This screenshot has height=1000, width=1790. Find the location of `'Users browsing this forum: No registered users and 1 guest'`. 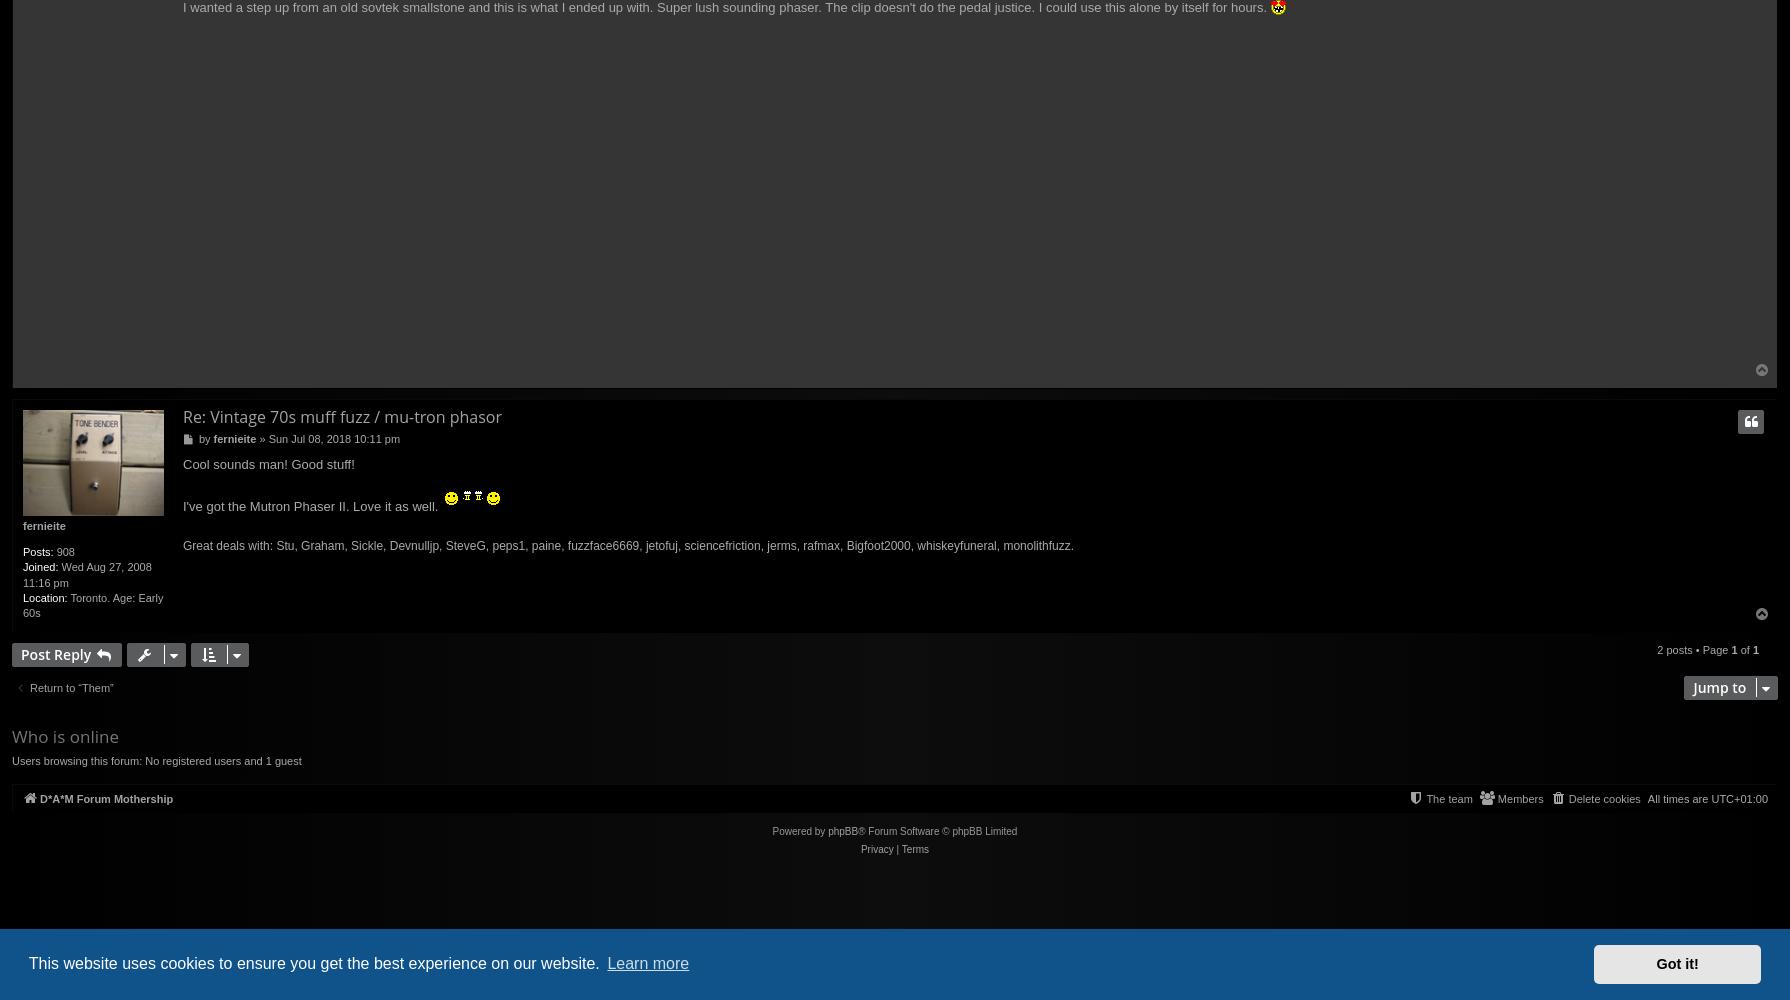

'Users browsing this forum: No registered users and 1 guest' is located at coordinates (156, 760).